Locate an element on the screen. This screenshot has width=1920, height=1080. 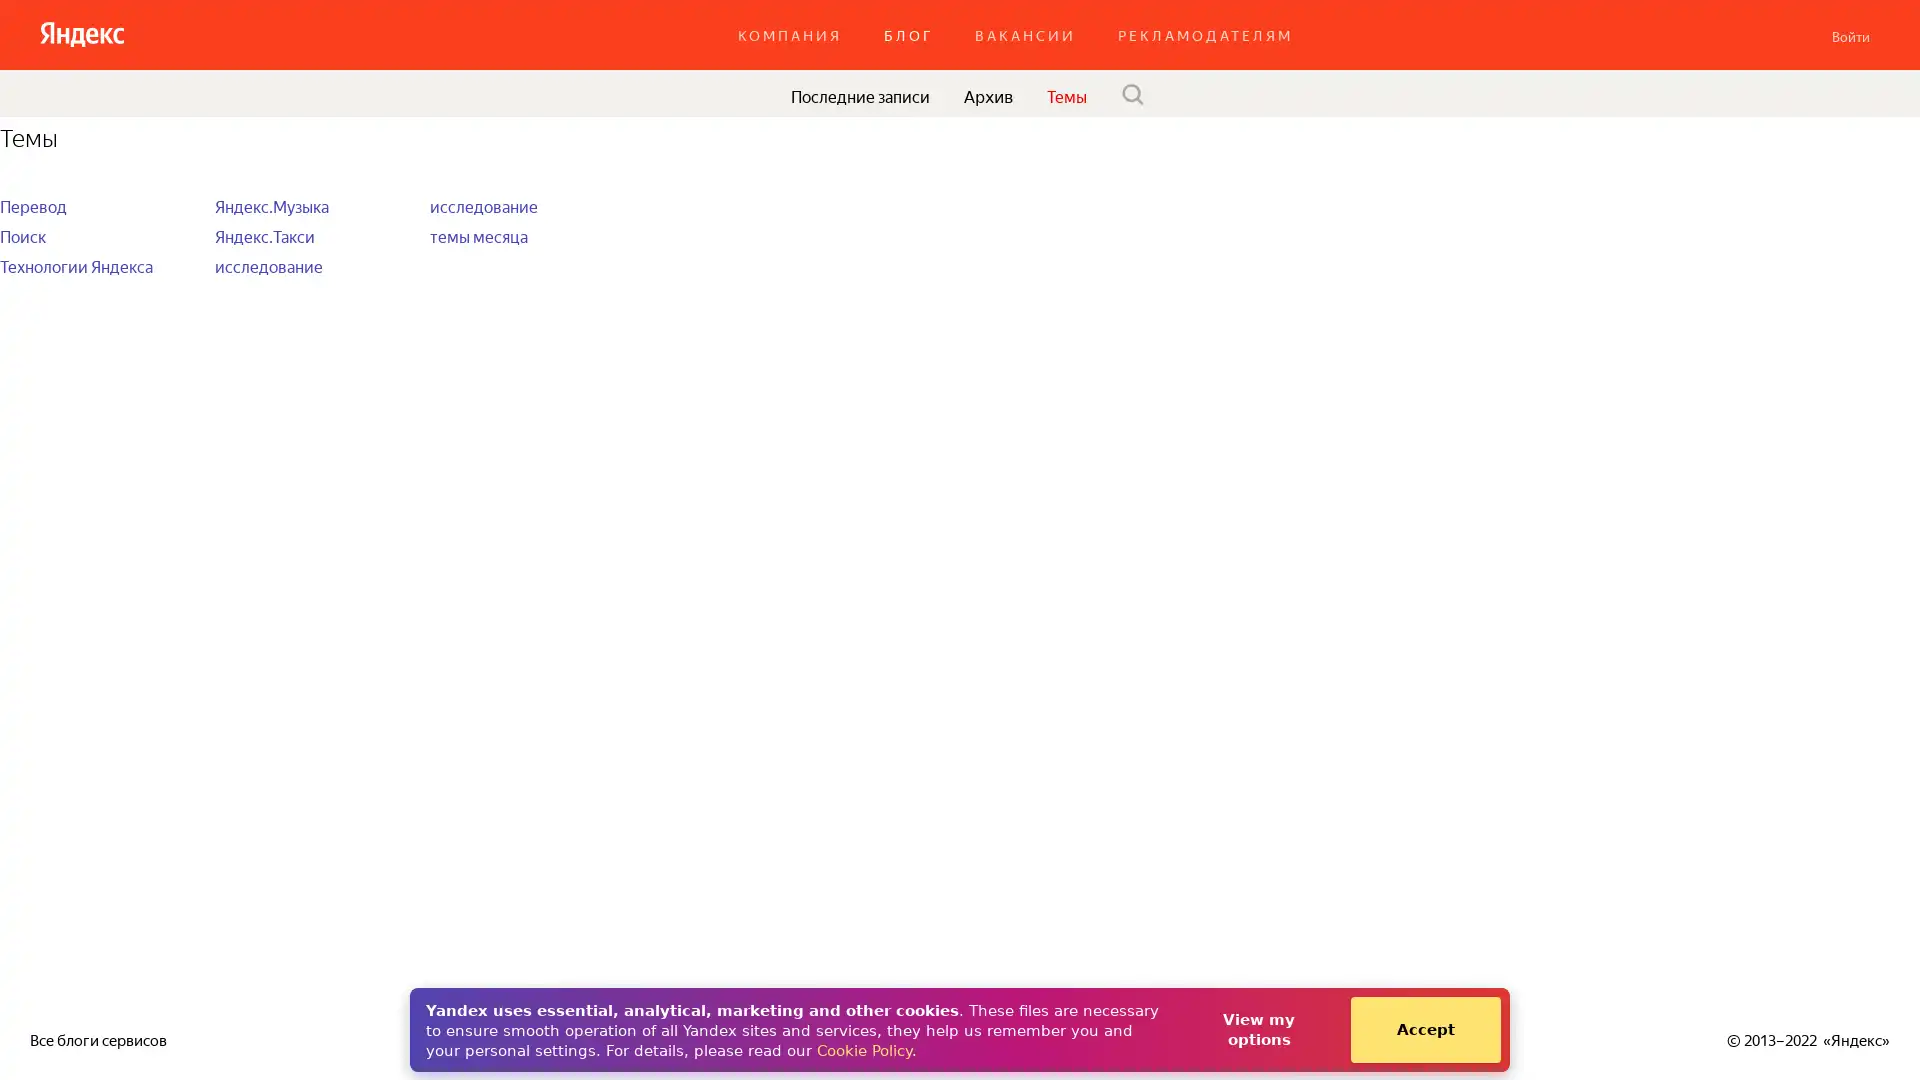
View my options is located at coordinates (1257, 1029).